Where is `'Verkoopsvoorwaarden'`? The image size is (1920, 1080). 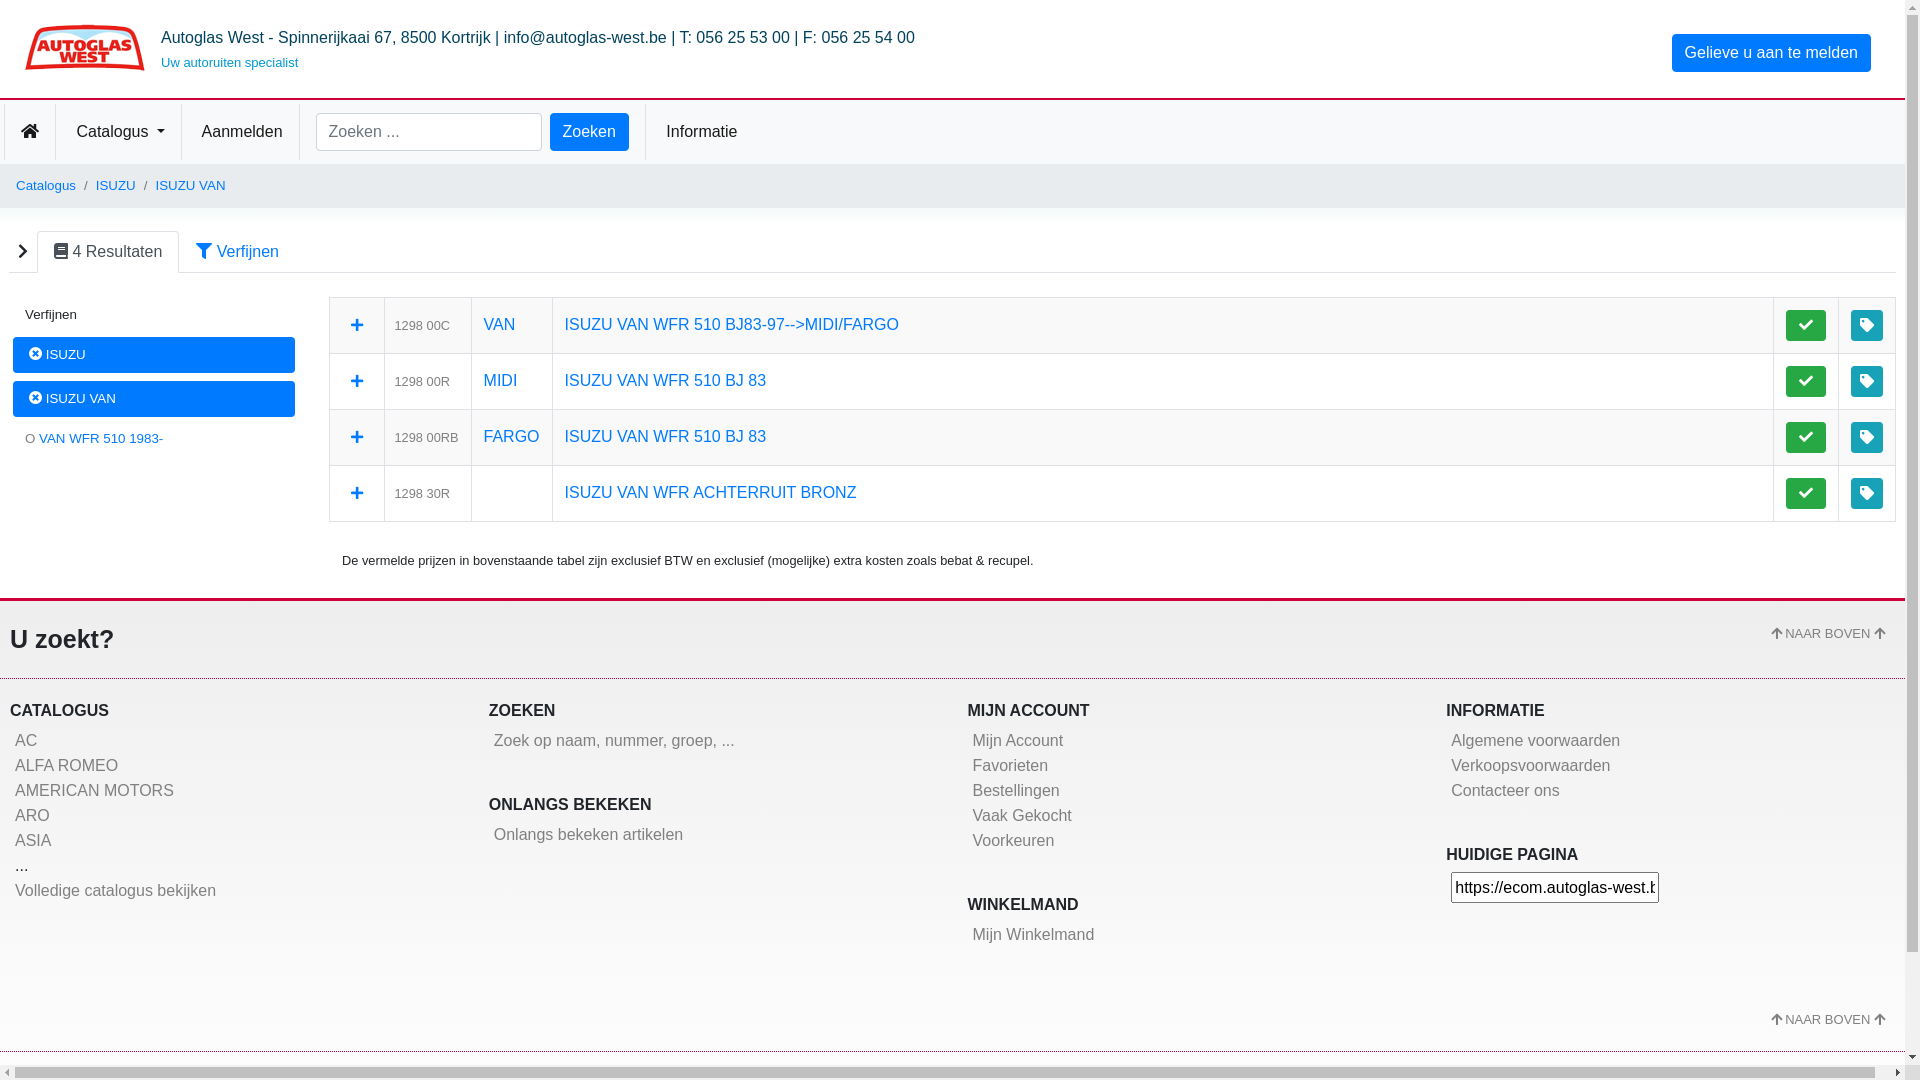 'Verkoopsvoorwaarden' is located at coordinates (1450, 765).